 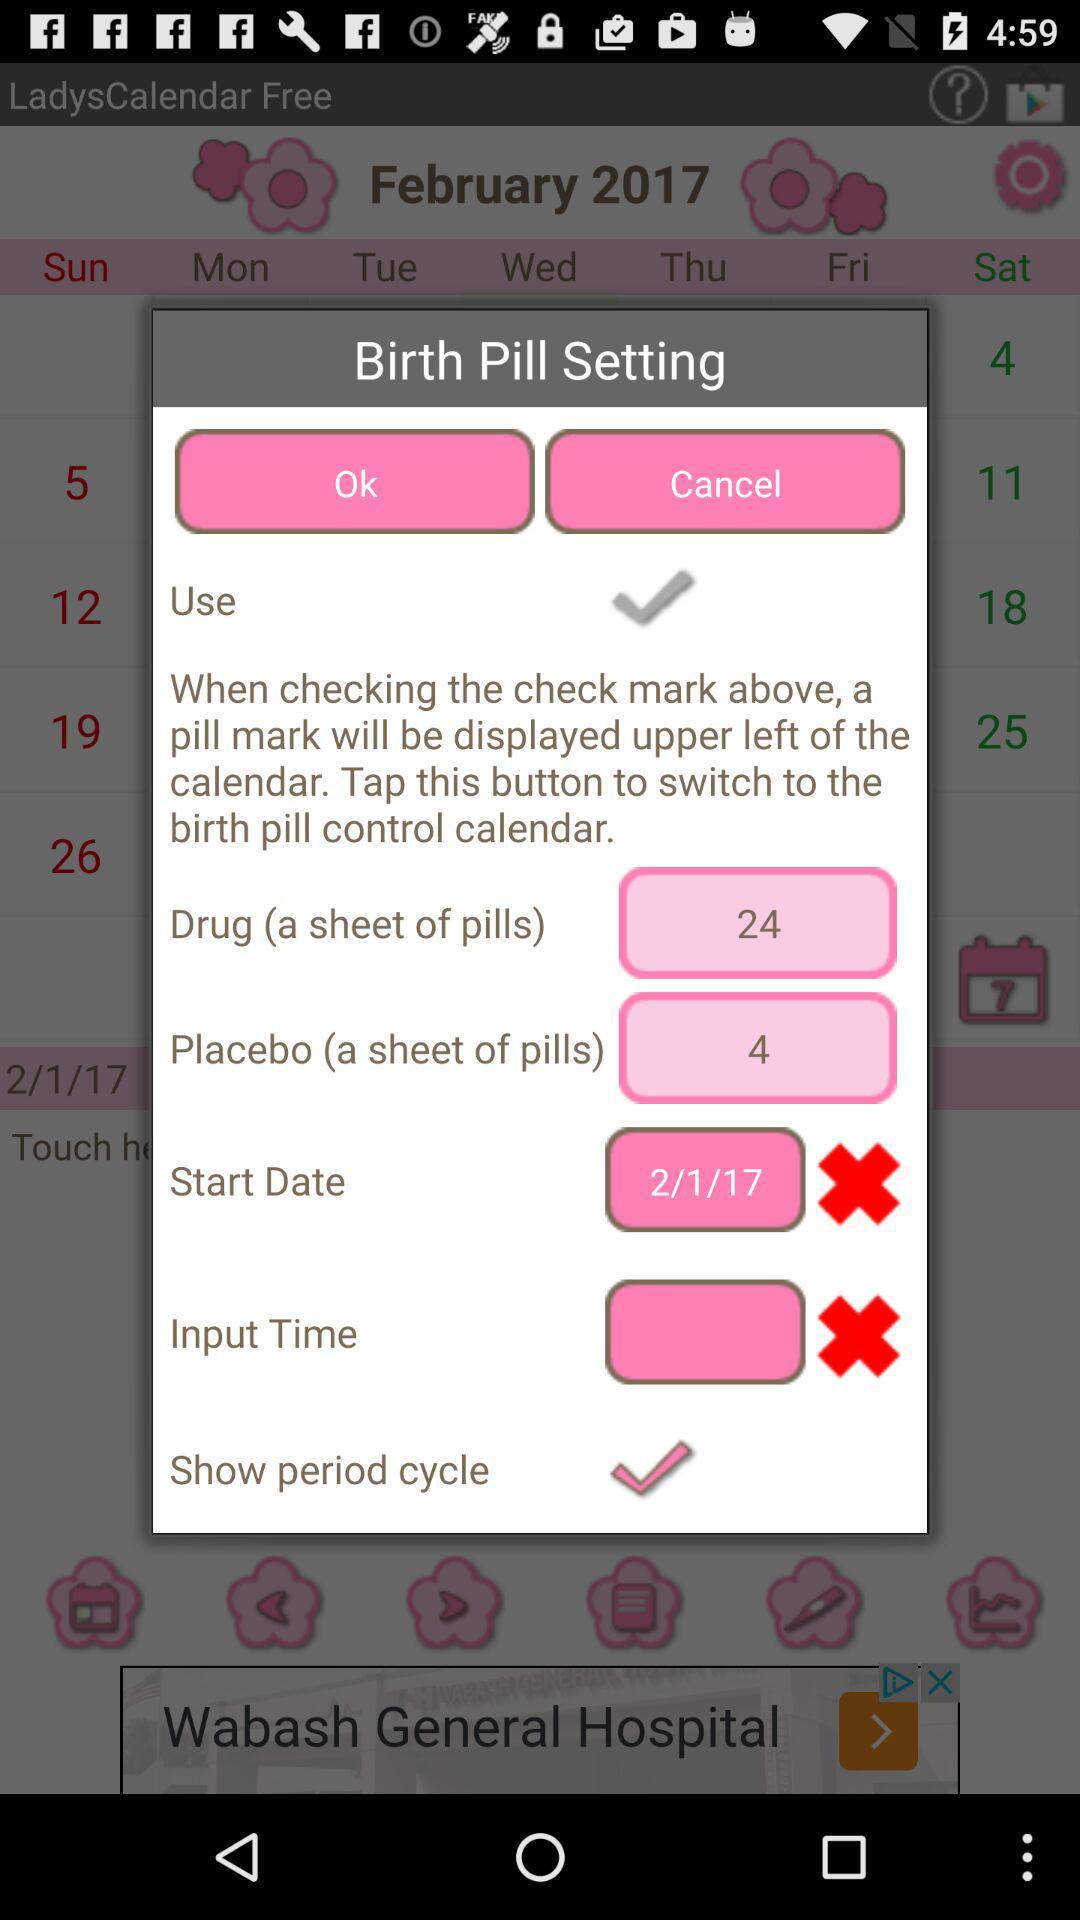 What do you see at coordinates (725, 481) in the screenshot?
I see `the icon next to the ok item` at bounding box center [725, 481].